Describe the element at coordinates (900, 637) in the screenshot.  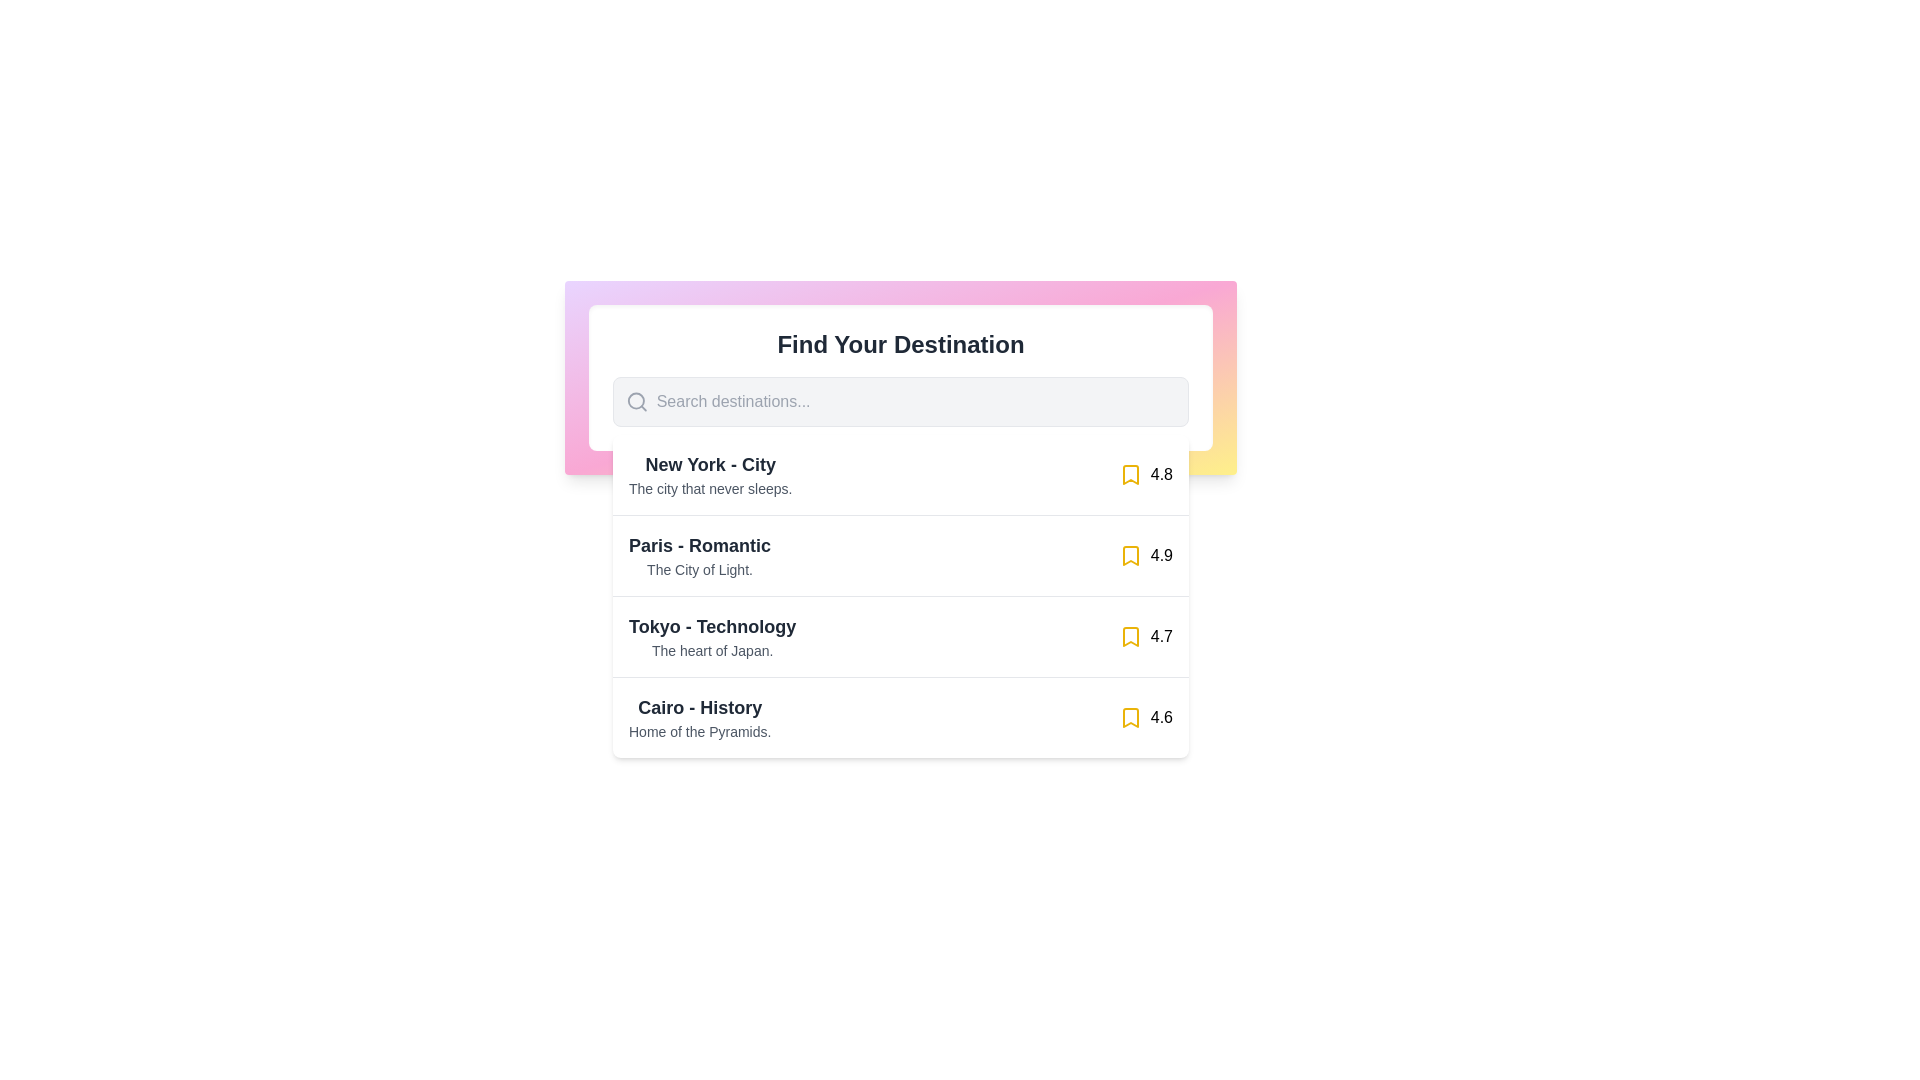
I see `the third list item displaying the name, description, and rating for a location entry` at that location.